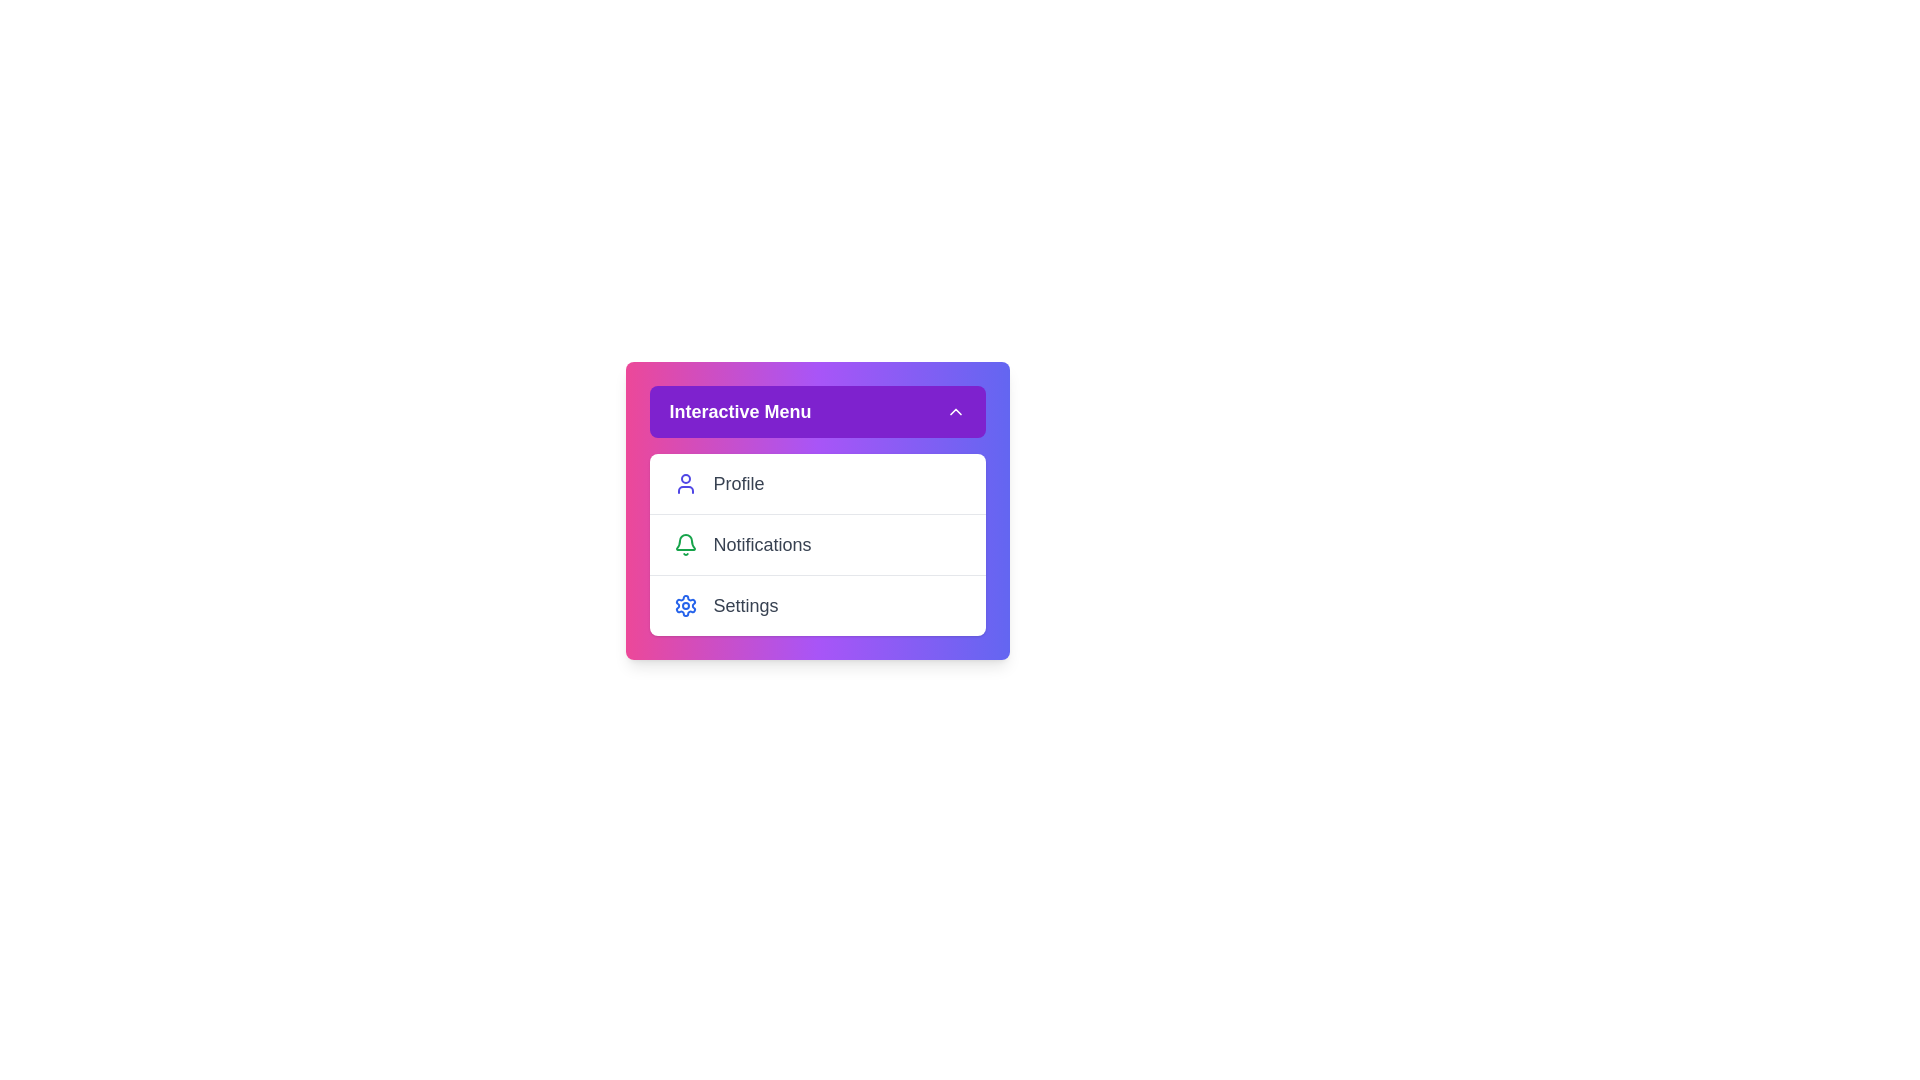 Image resolution: width=1920 pixels, height=1080 pixels. I want to click on the 'Settings' menu item, so click(817, 604).